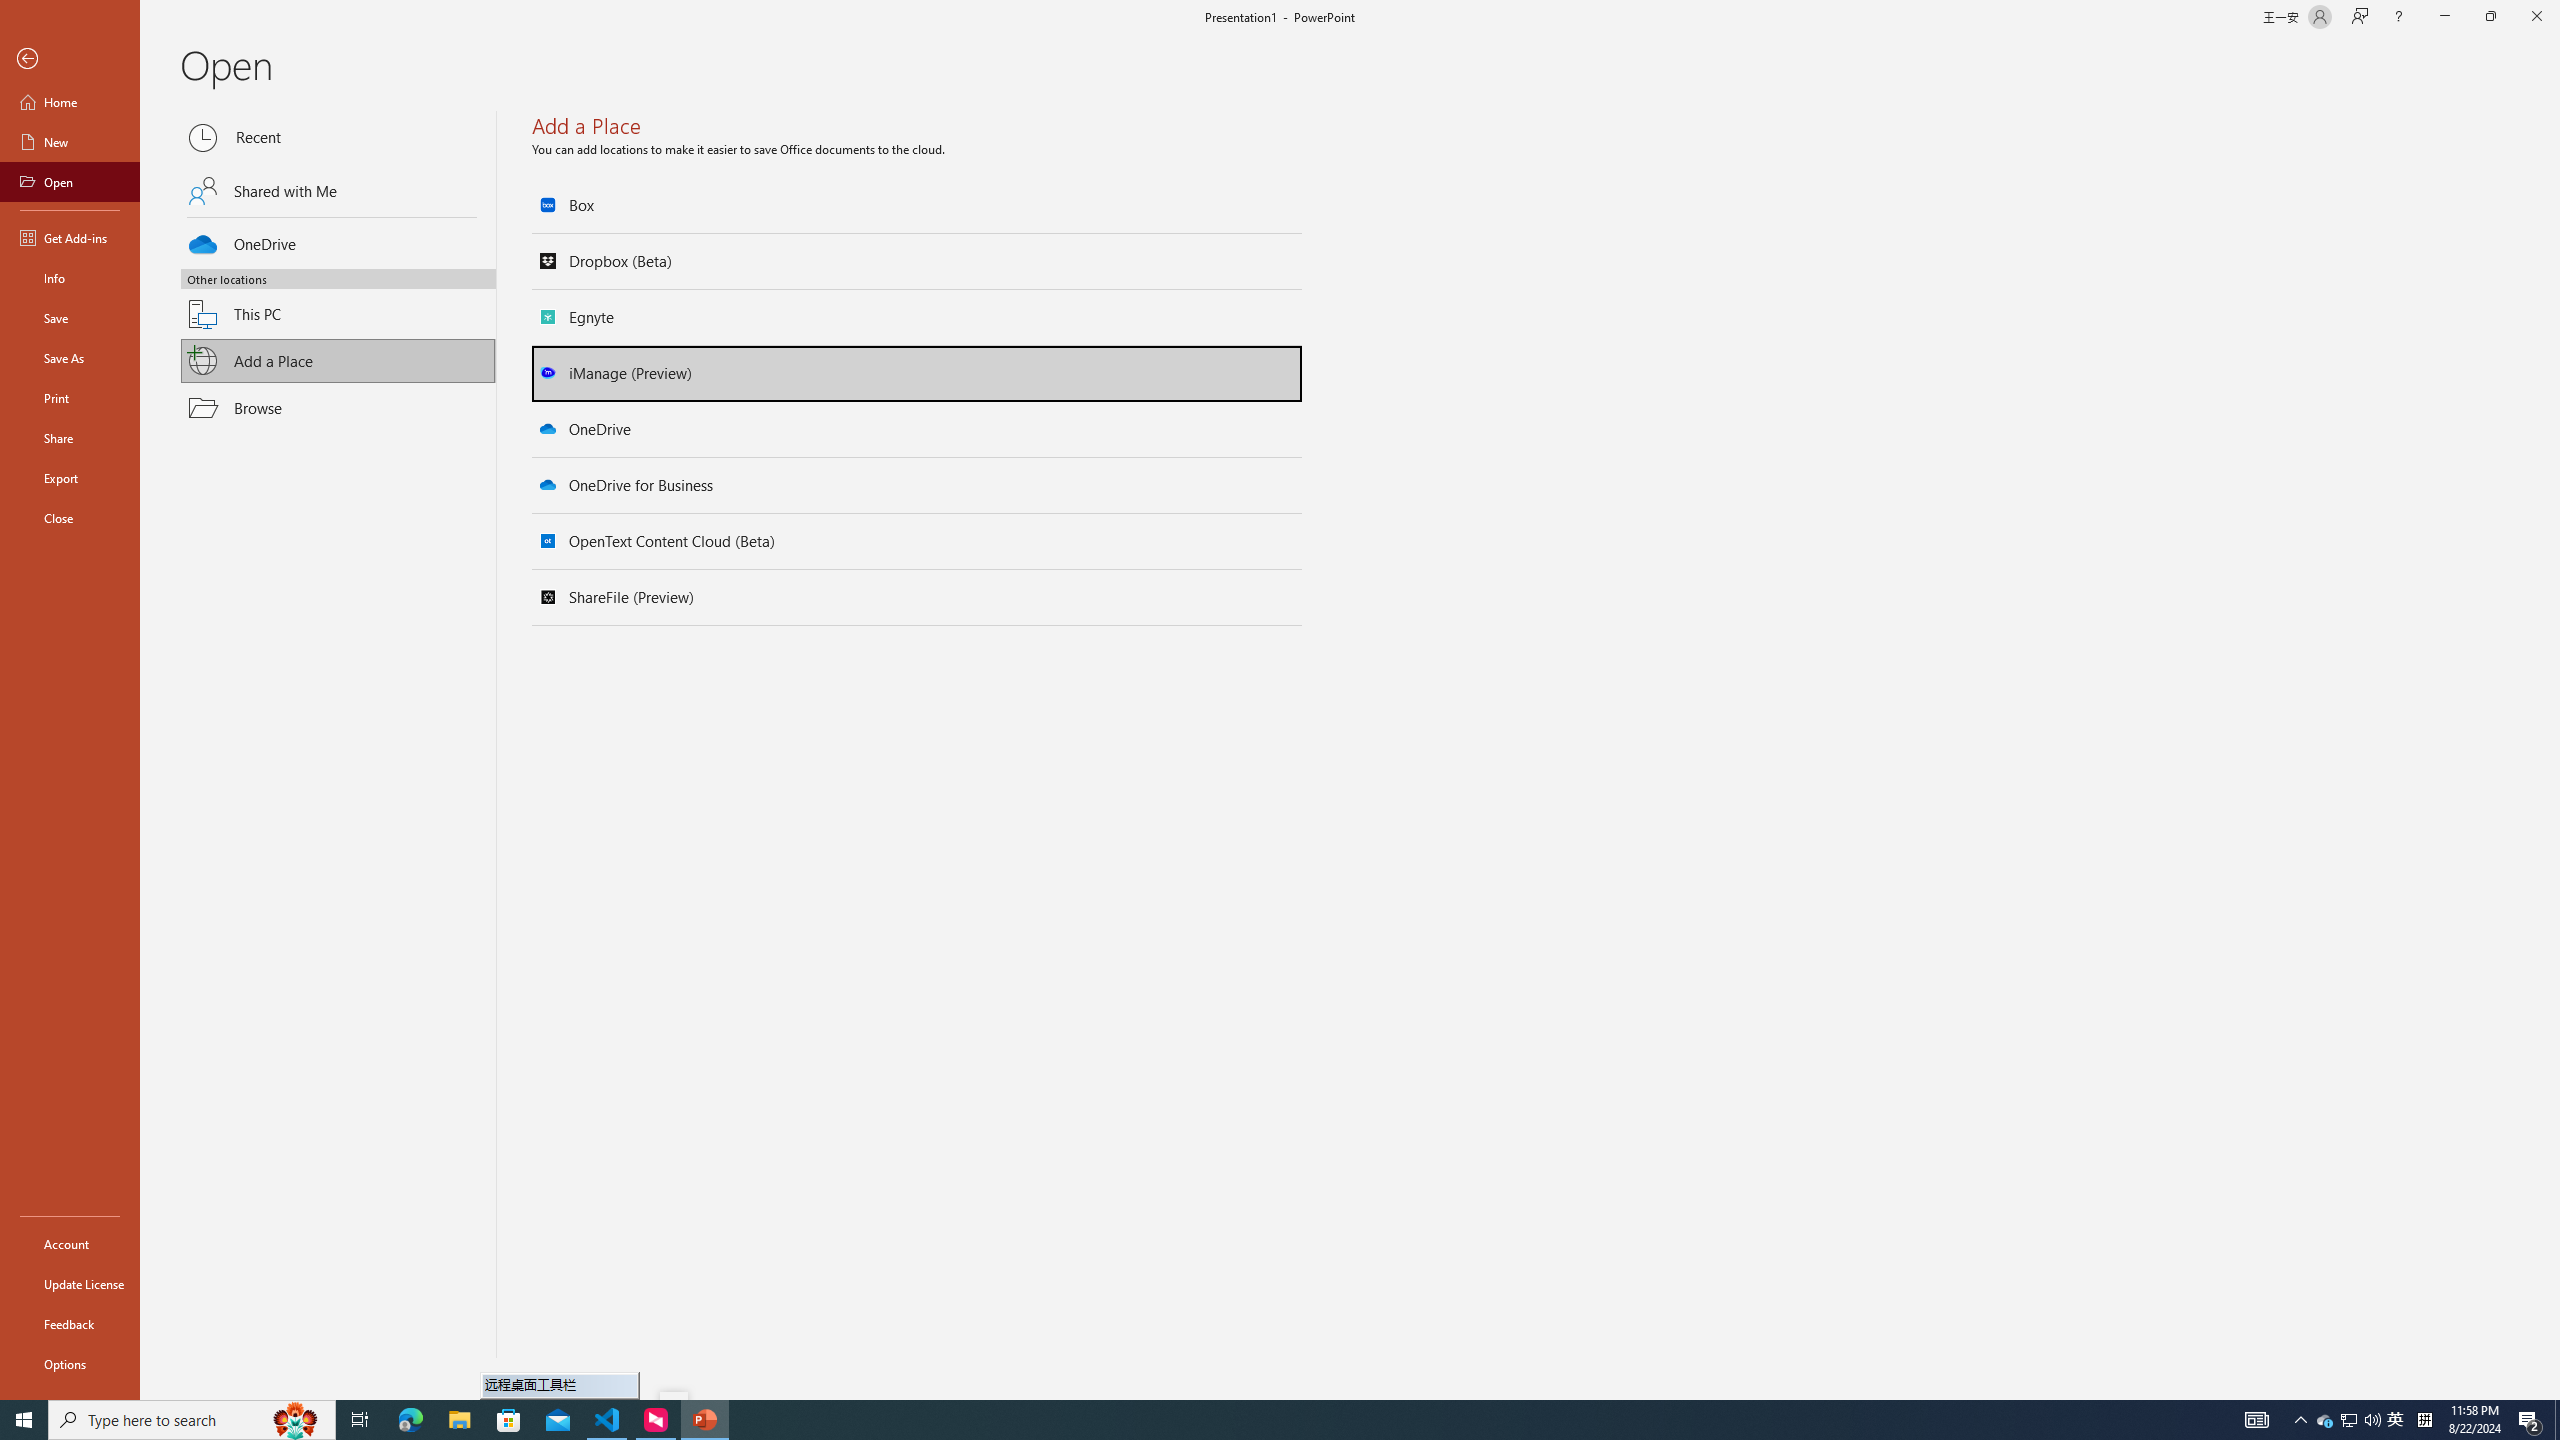 The image size is (2560, 1440). What do you see at coordinates (69, 141) in the screenshot?
I see `'New'` at bounding box center [69, 141].